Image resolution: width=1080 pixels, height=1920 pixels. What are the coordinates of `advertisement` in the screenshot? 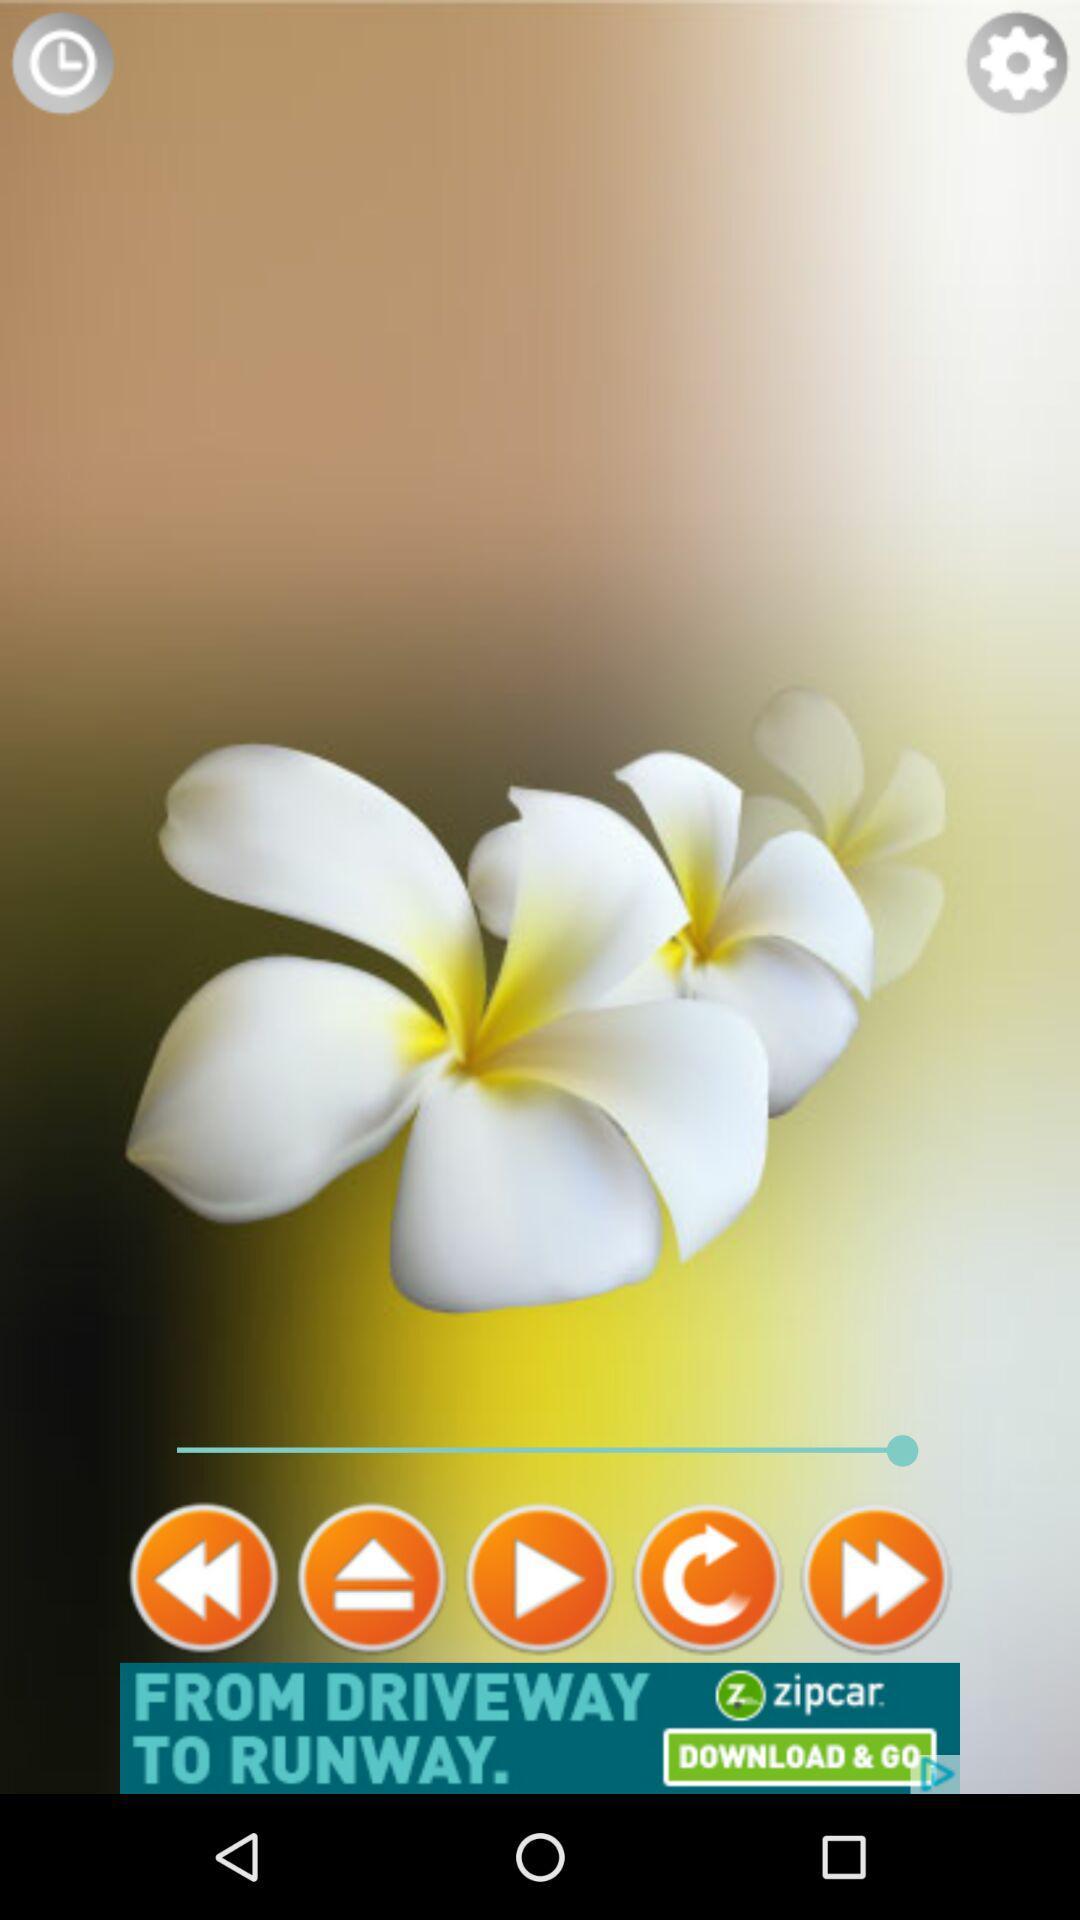 It's located at (540, 1727).